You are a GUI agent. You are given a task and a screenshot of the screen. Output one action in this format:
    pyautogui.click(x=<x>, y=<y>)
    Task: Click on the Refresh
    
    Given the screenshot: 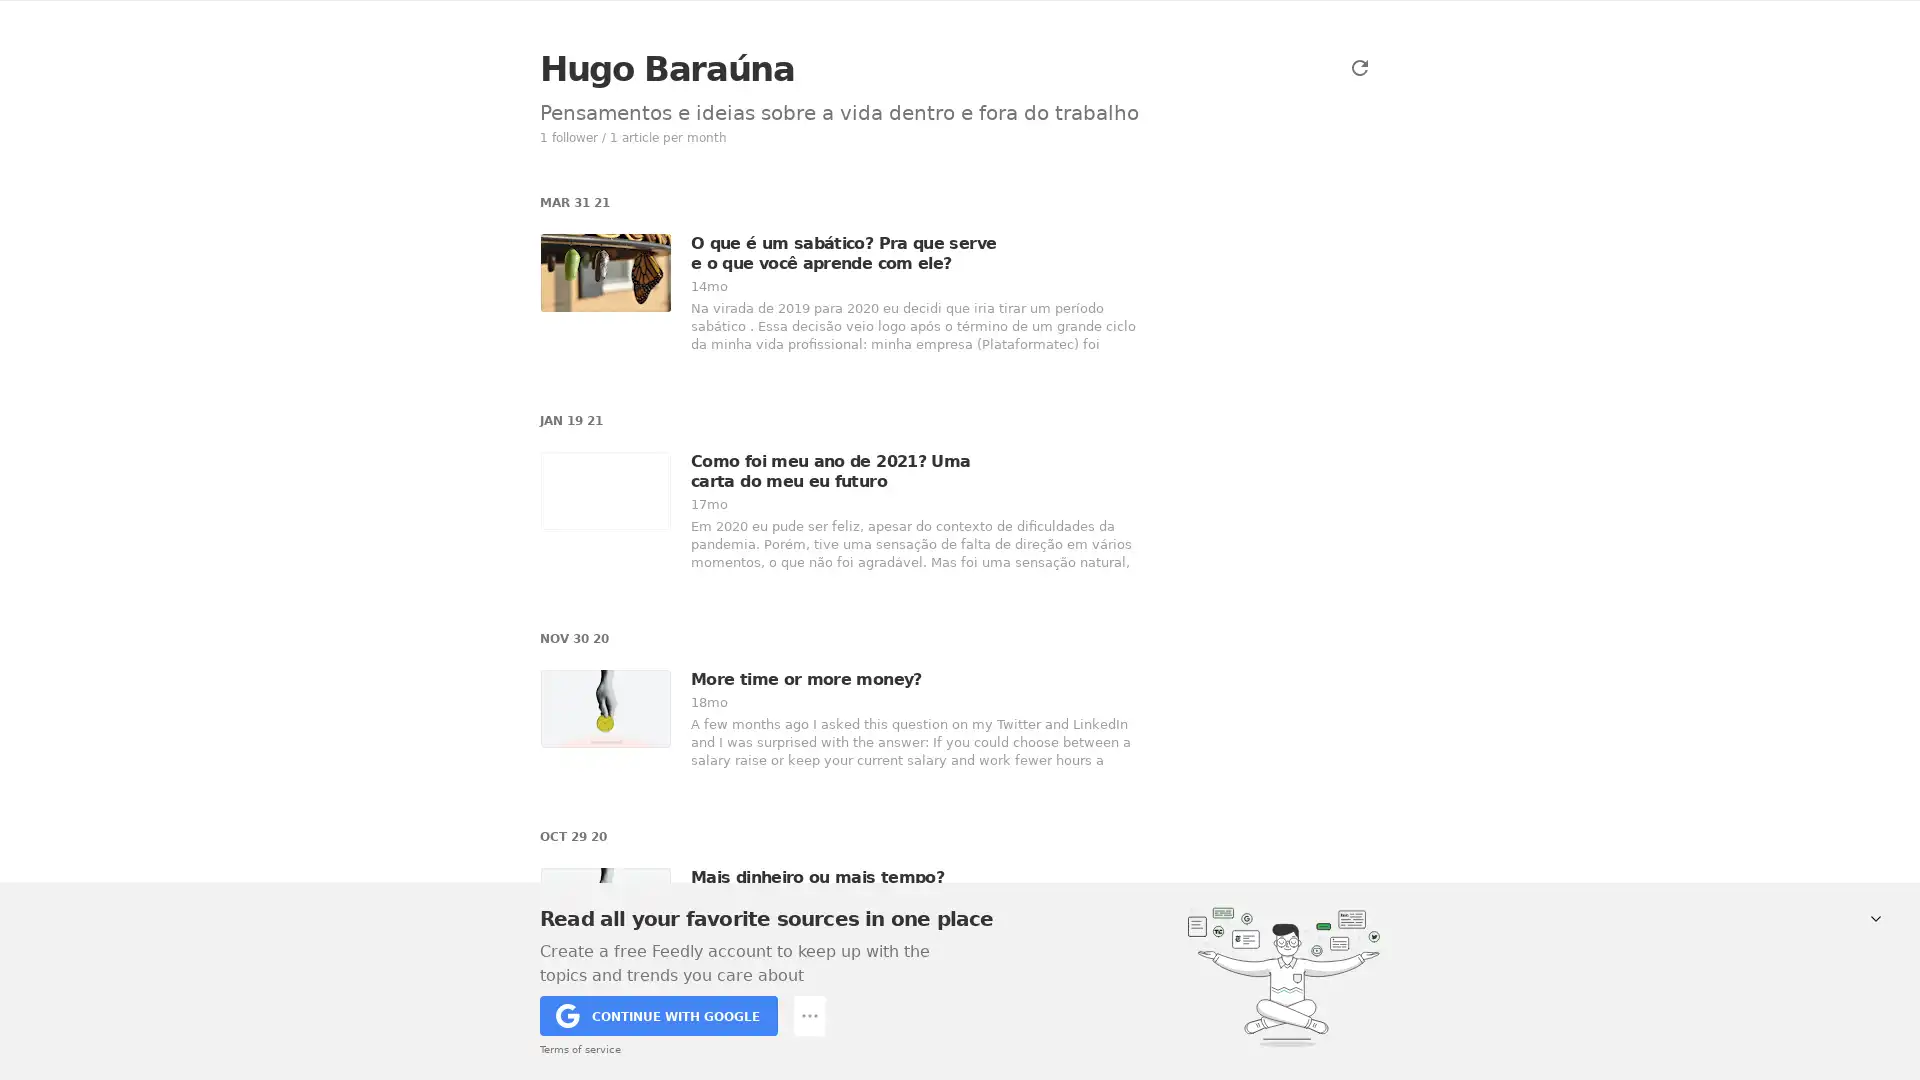 What is the action you would take?
    pyautogui.click(x=1358, y=67)
    